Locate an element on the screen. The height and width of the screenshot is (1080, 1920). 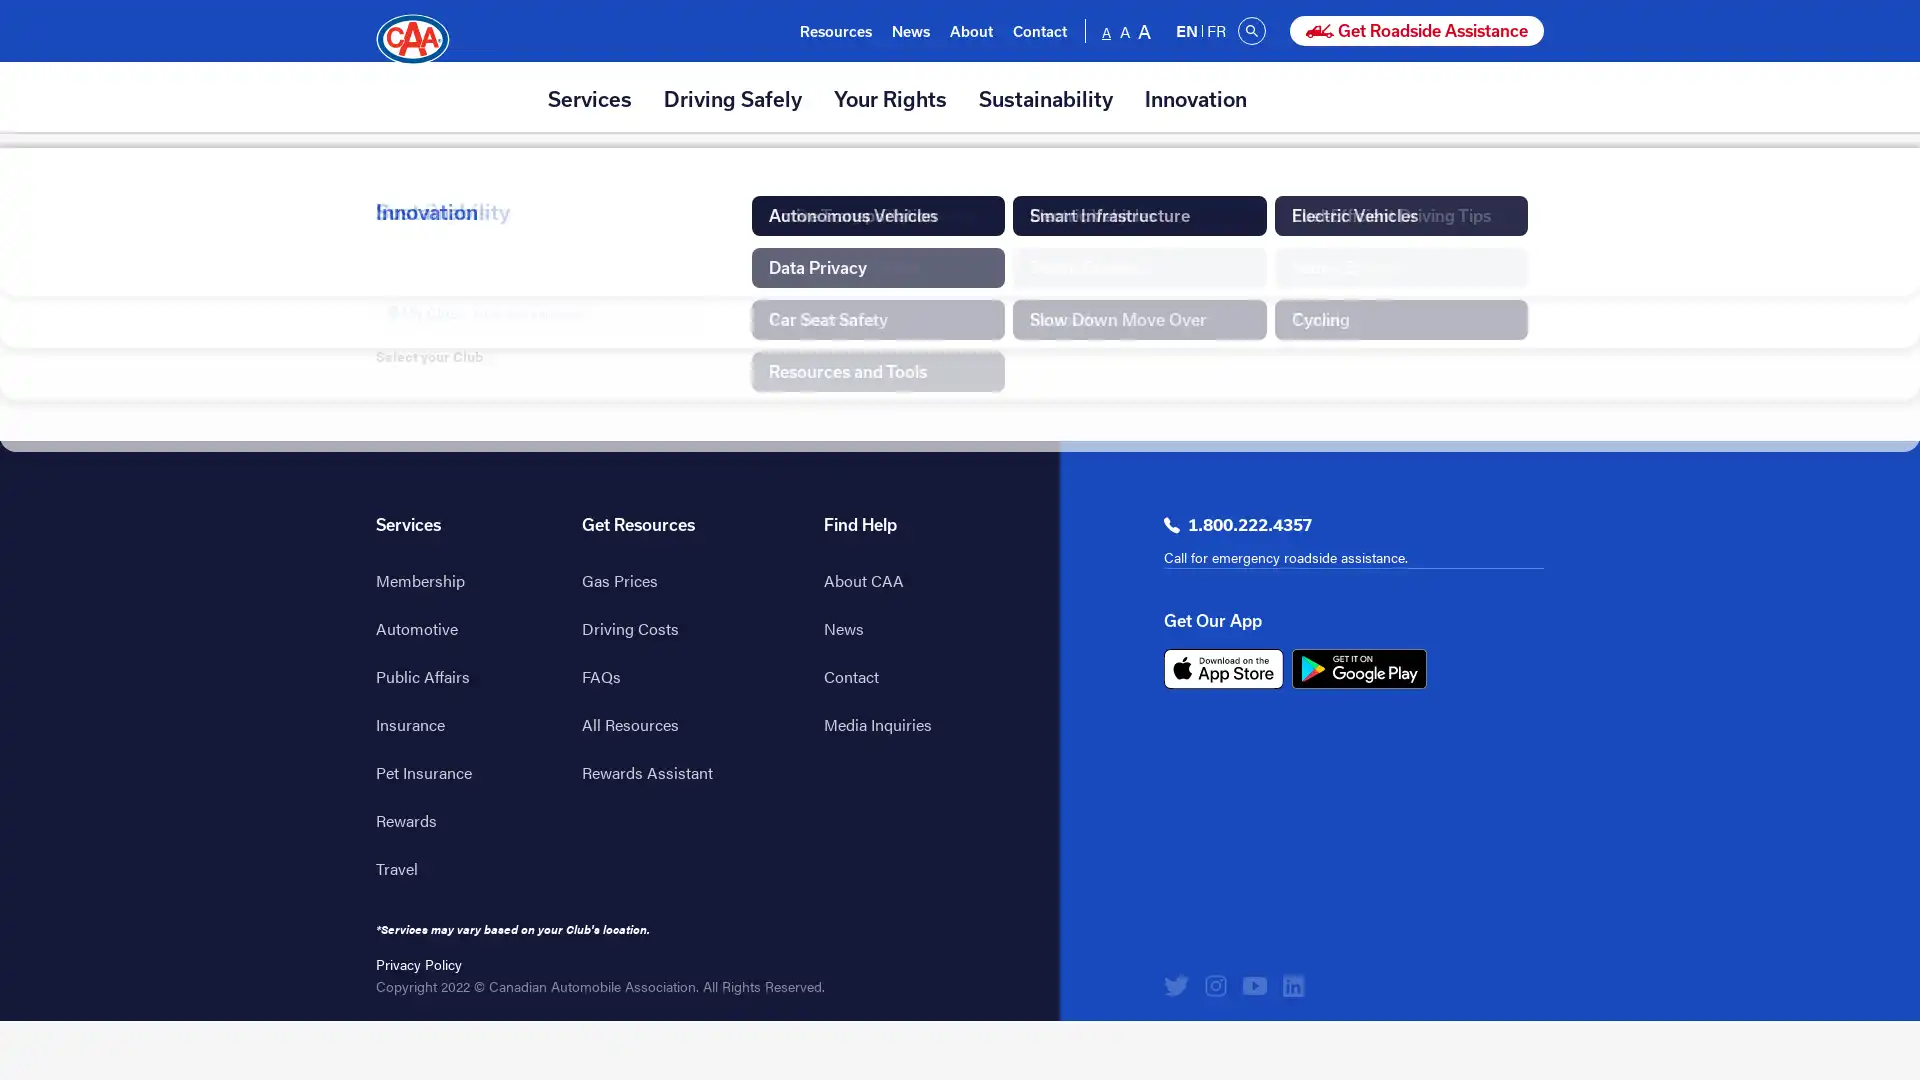
Search is located at coordinates (1386, 30).